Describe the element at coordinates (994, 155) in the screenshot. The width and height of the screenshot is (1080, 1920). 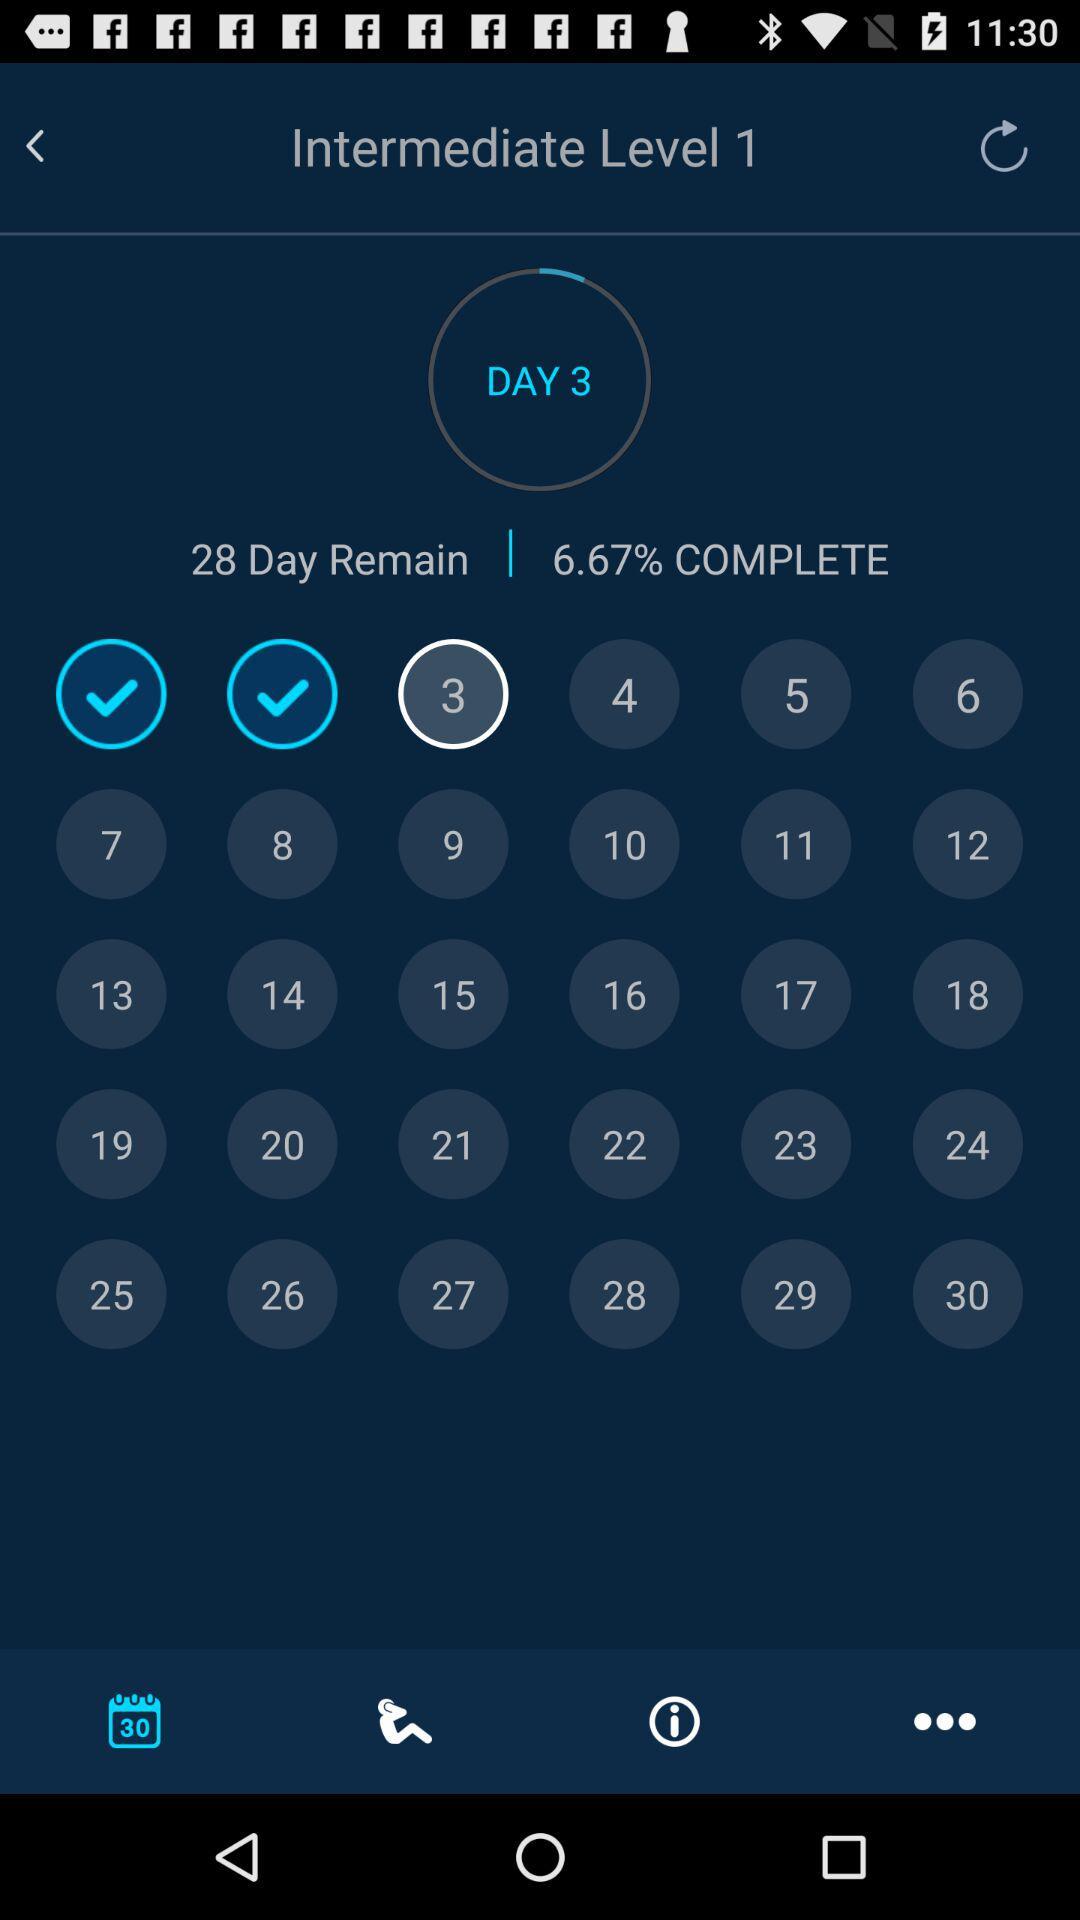
I see `the refresh icon` at that location.